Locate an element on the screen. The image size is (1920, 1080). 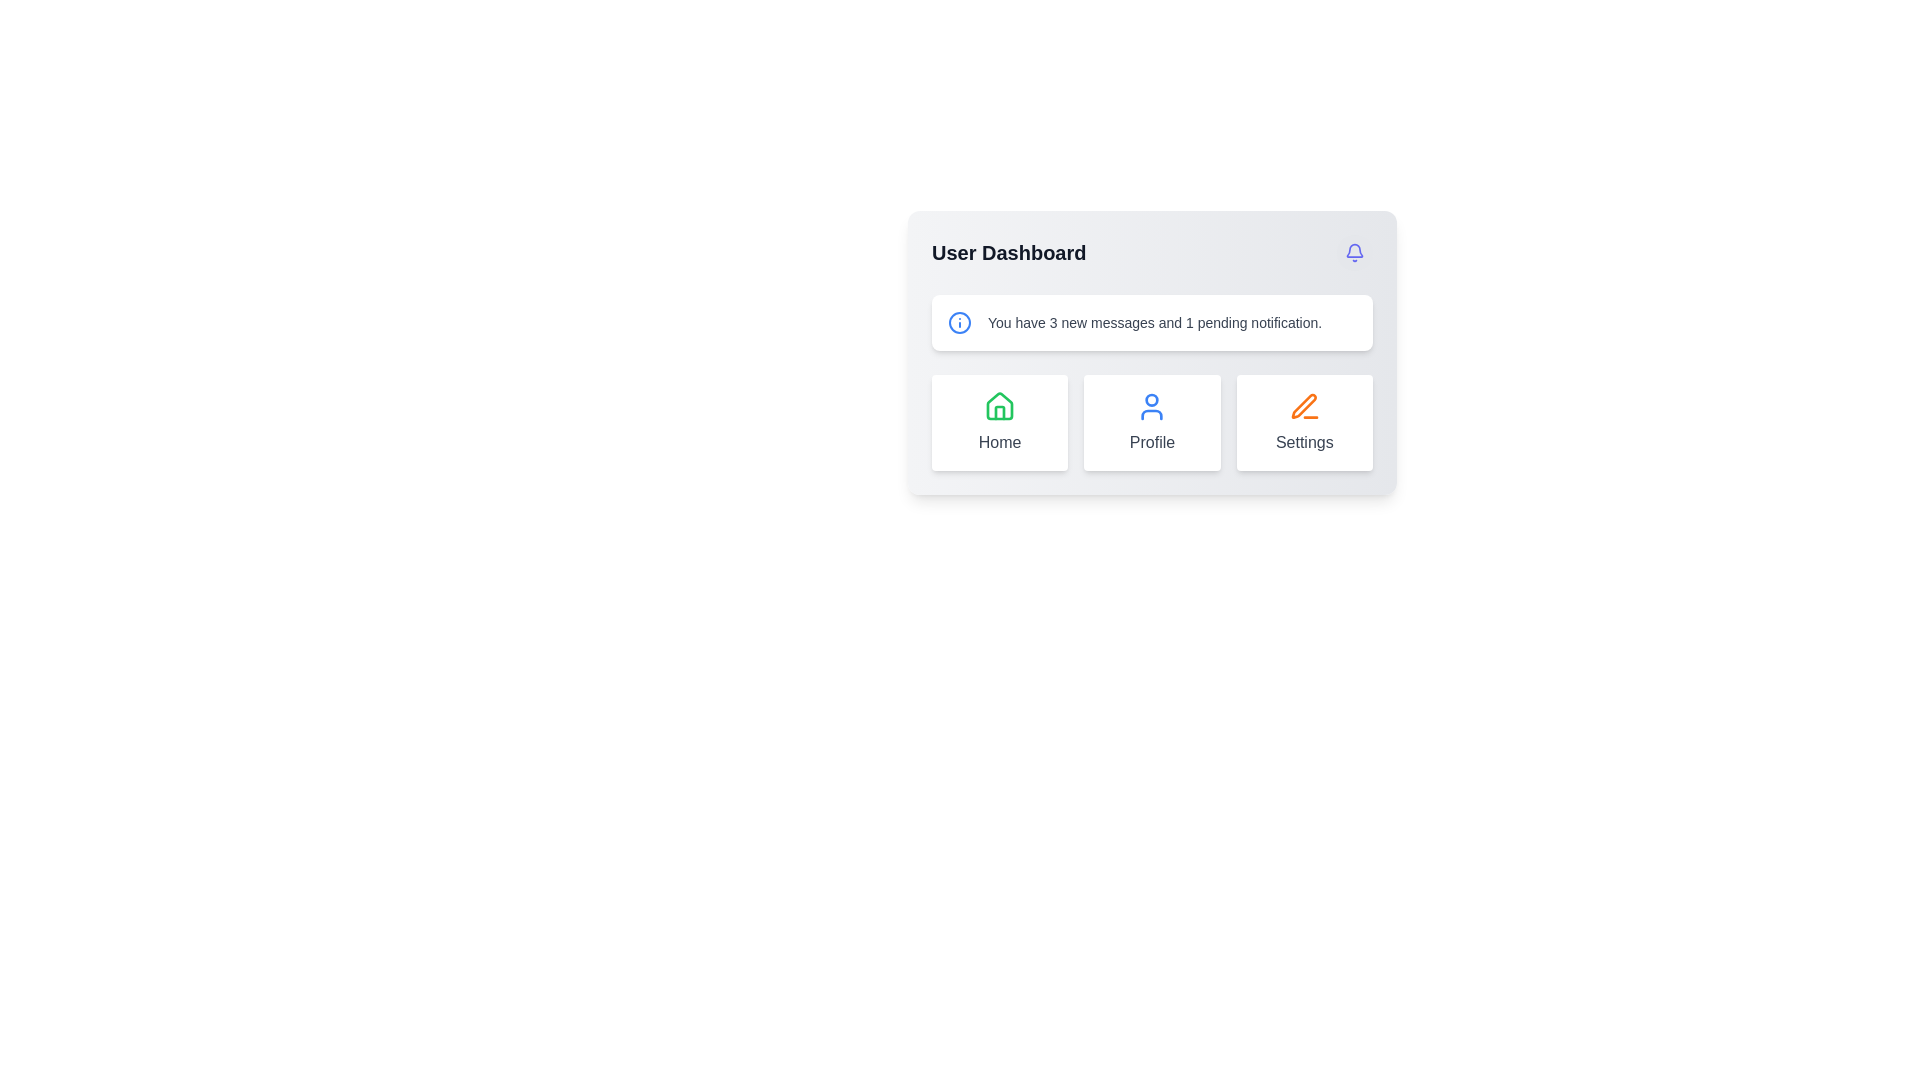
the 'Profile' section represented by the second tile in the 'User Dashboard' grid layout, which visually signifies the user's profile area is located at coordinates (1152, 422).